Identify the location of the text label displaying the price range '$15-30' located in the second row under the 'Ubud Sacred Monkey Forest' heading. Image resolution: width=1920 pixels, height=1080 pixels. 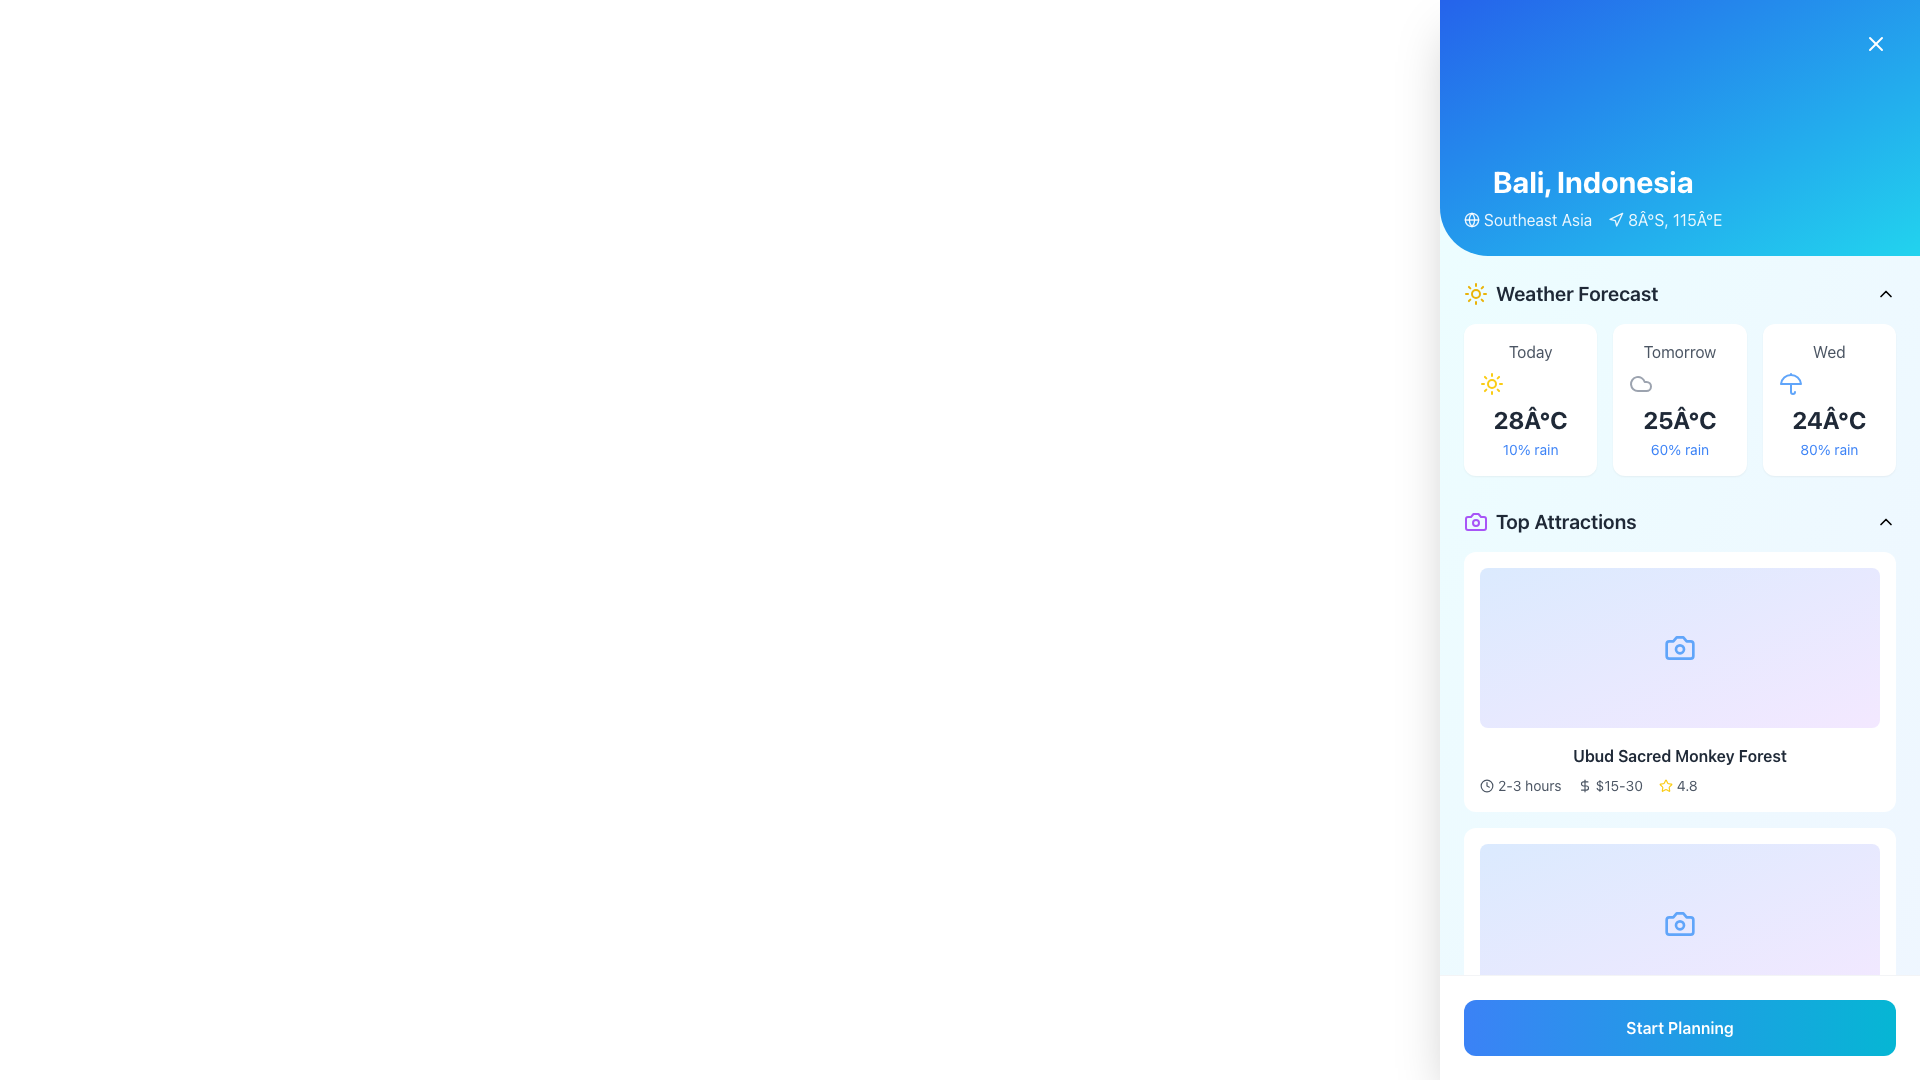
(1619, 1060).